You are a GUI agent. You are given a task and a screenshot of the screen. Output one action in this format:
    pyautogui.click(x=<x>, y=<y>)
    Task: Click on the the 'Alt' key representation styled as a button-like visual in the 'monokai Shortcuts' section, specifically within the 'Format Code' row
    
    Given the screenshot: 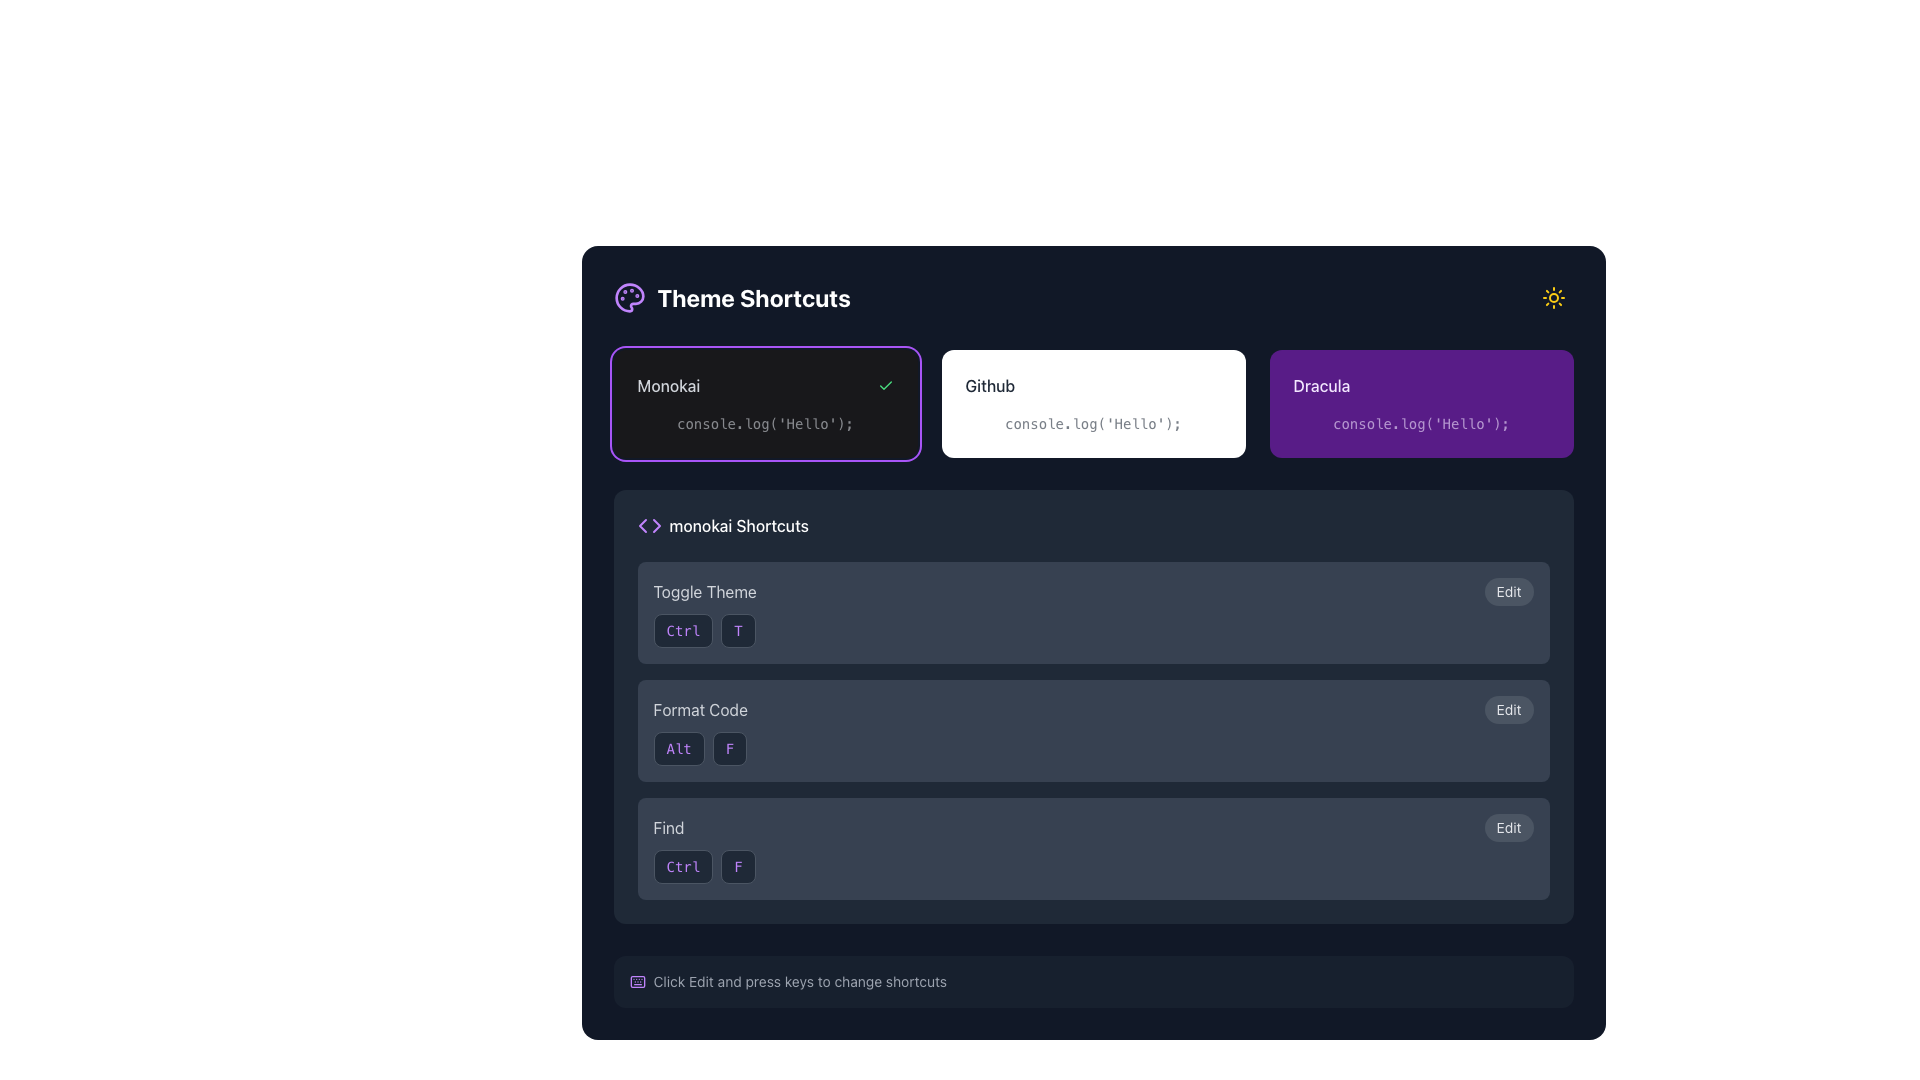 What is the action you would take?
    pyautogui.click(x=679, y=748)
    